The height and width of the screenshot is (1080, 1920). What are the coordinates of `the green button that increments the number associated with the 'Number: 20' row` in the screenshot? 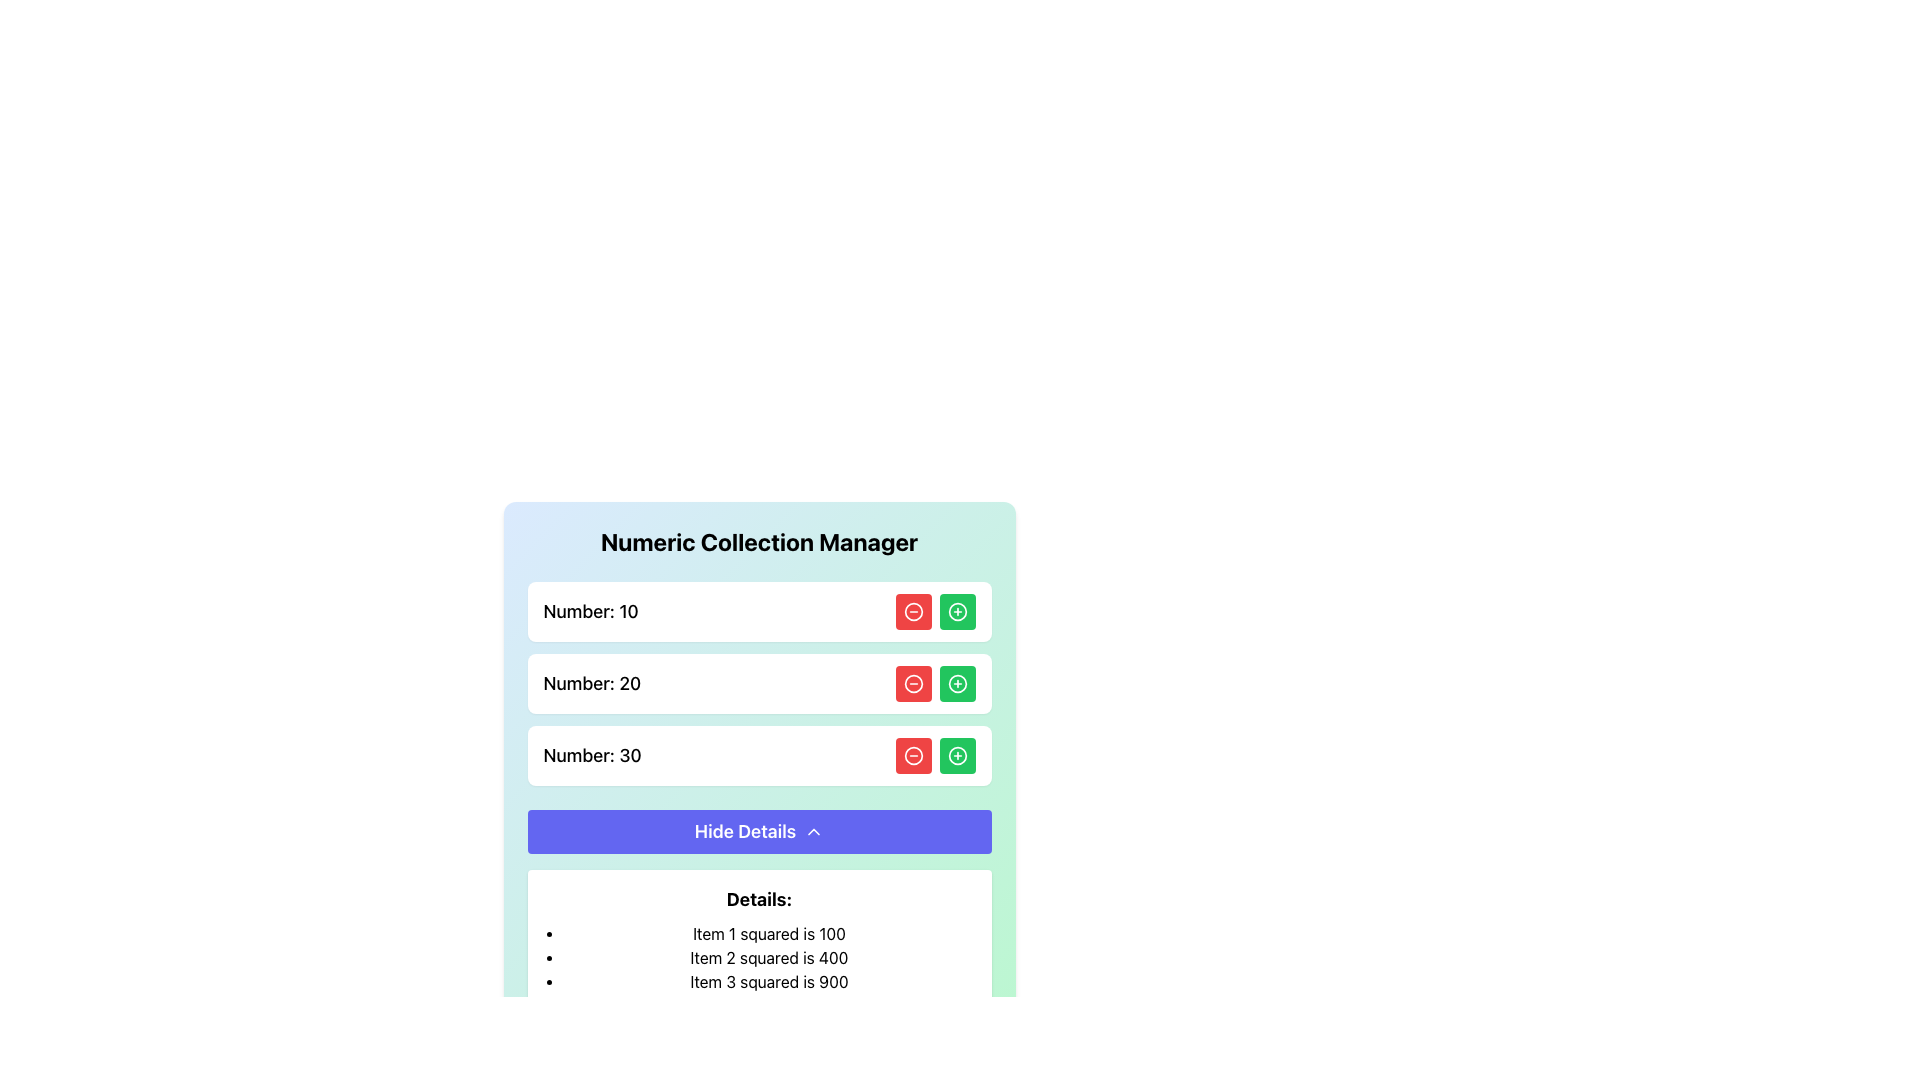 It's located at (956, 682).